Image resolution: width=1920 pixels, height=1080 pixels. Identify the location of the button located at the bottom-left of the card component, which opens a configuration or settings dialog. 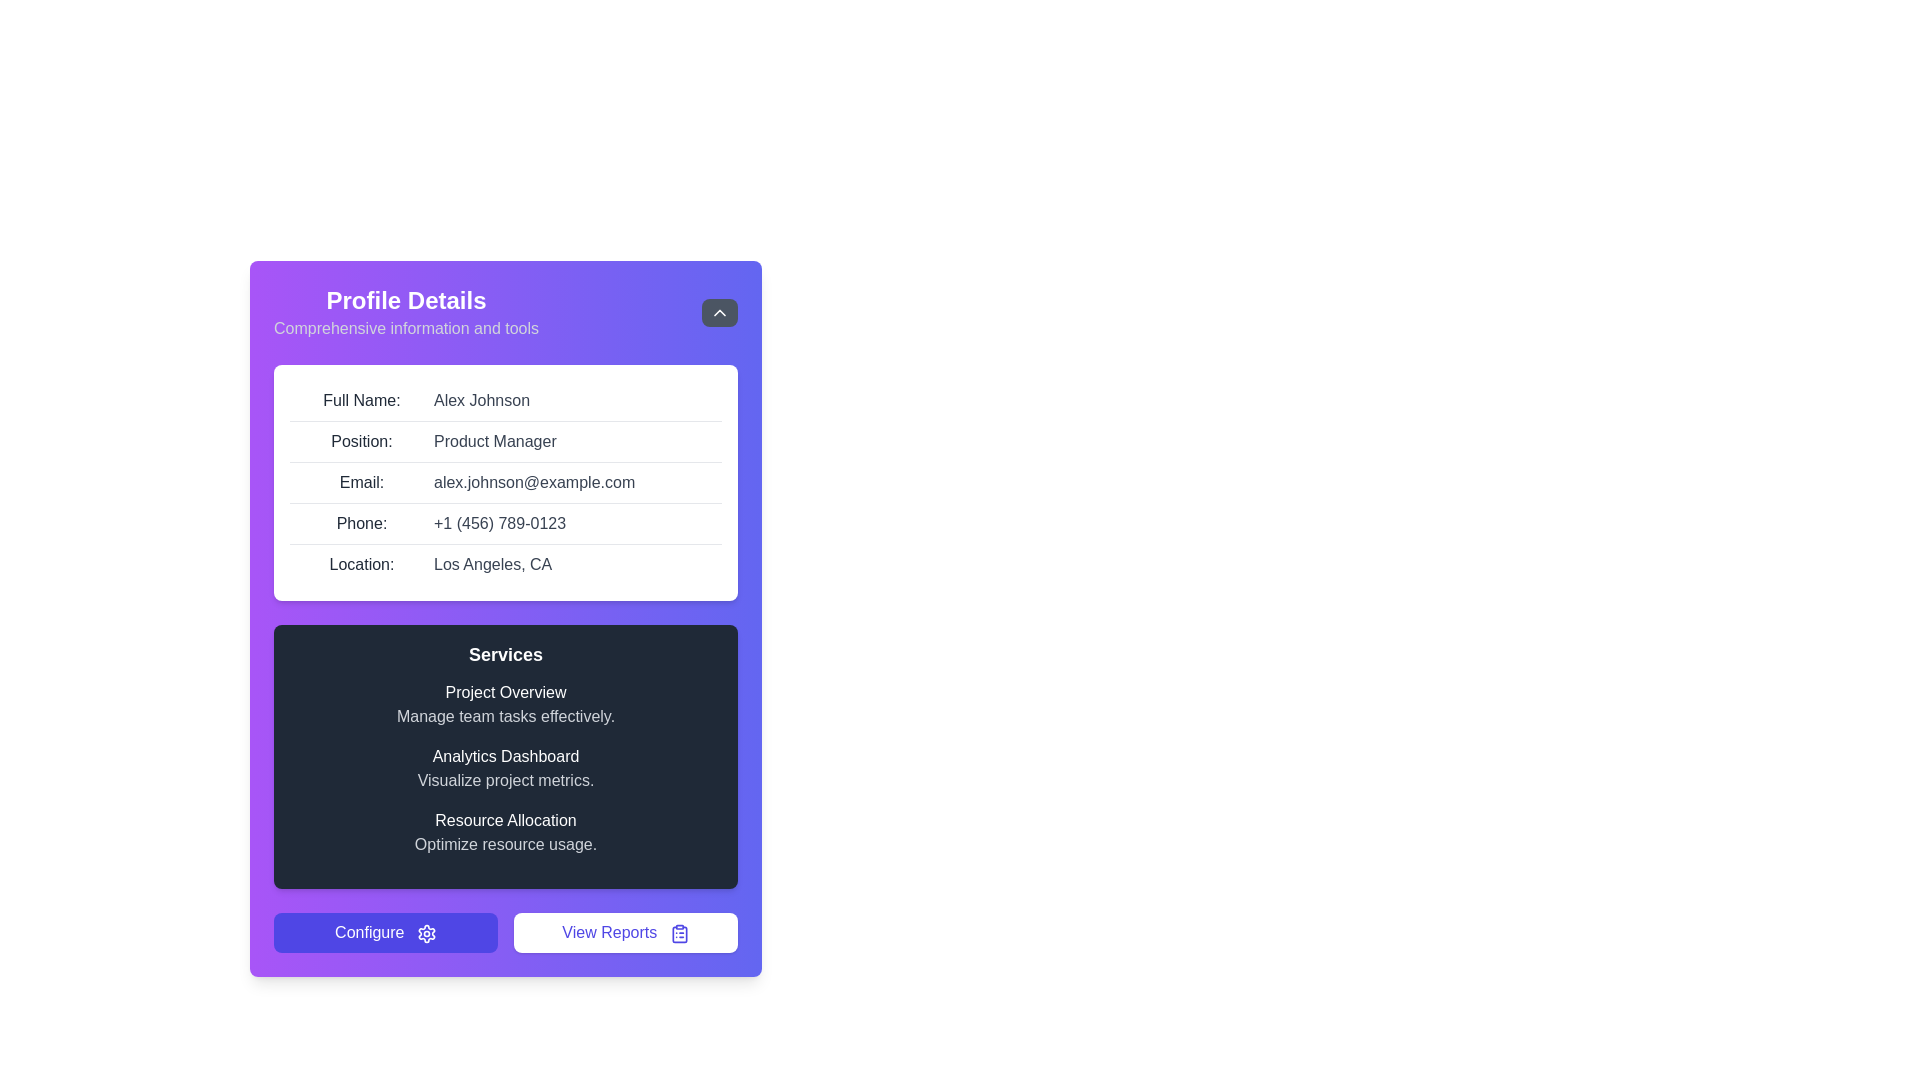
(385, 933).